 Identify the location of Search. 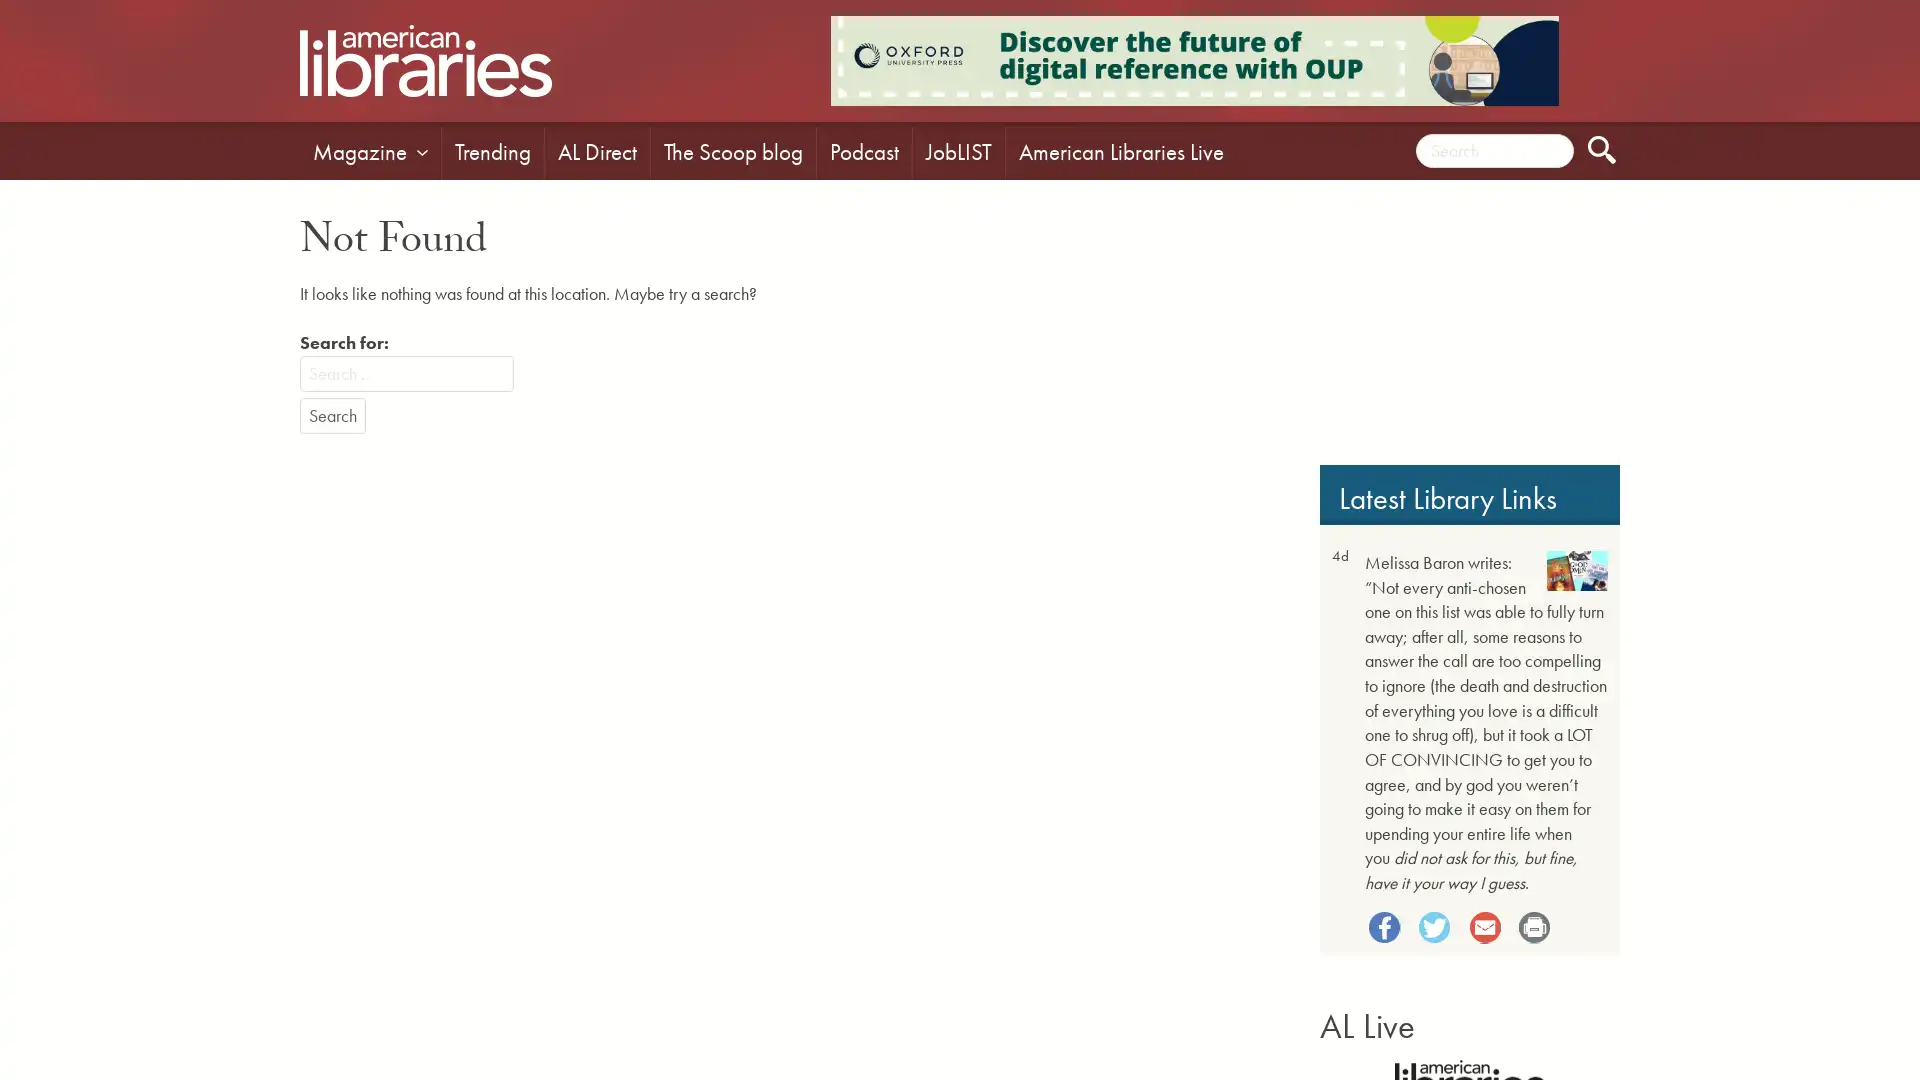
(1602, 149).